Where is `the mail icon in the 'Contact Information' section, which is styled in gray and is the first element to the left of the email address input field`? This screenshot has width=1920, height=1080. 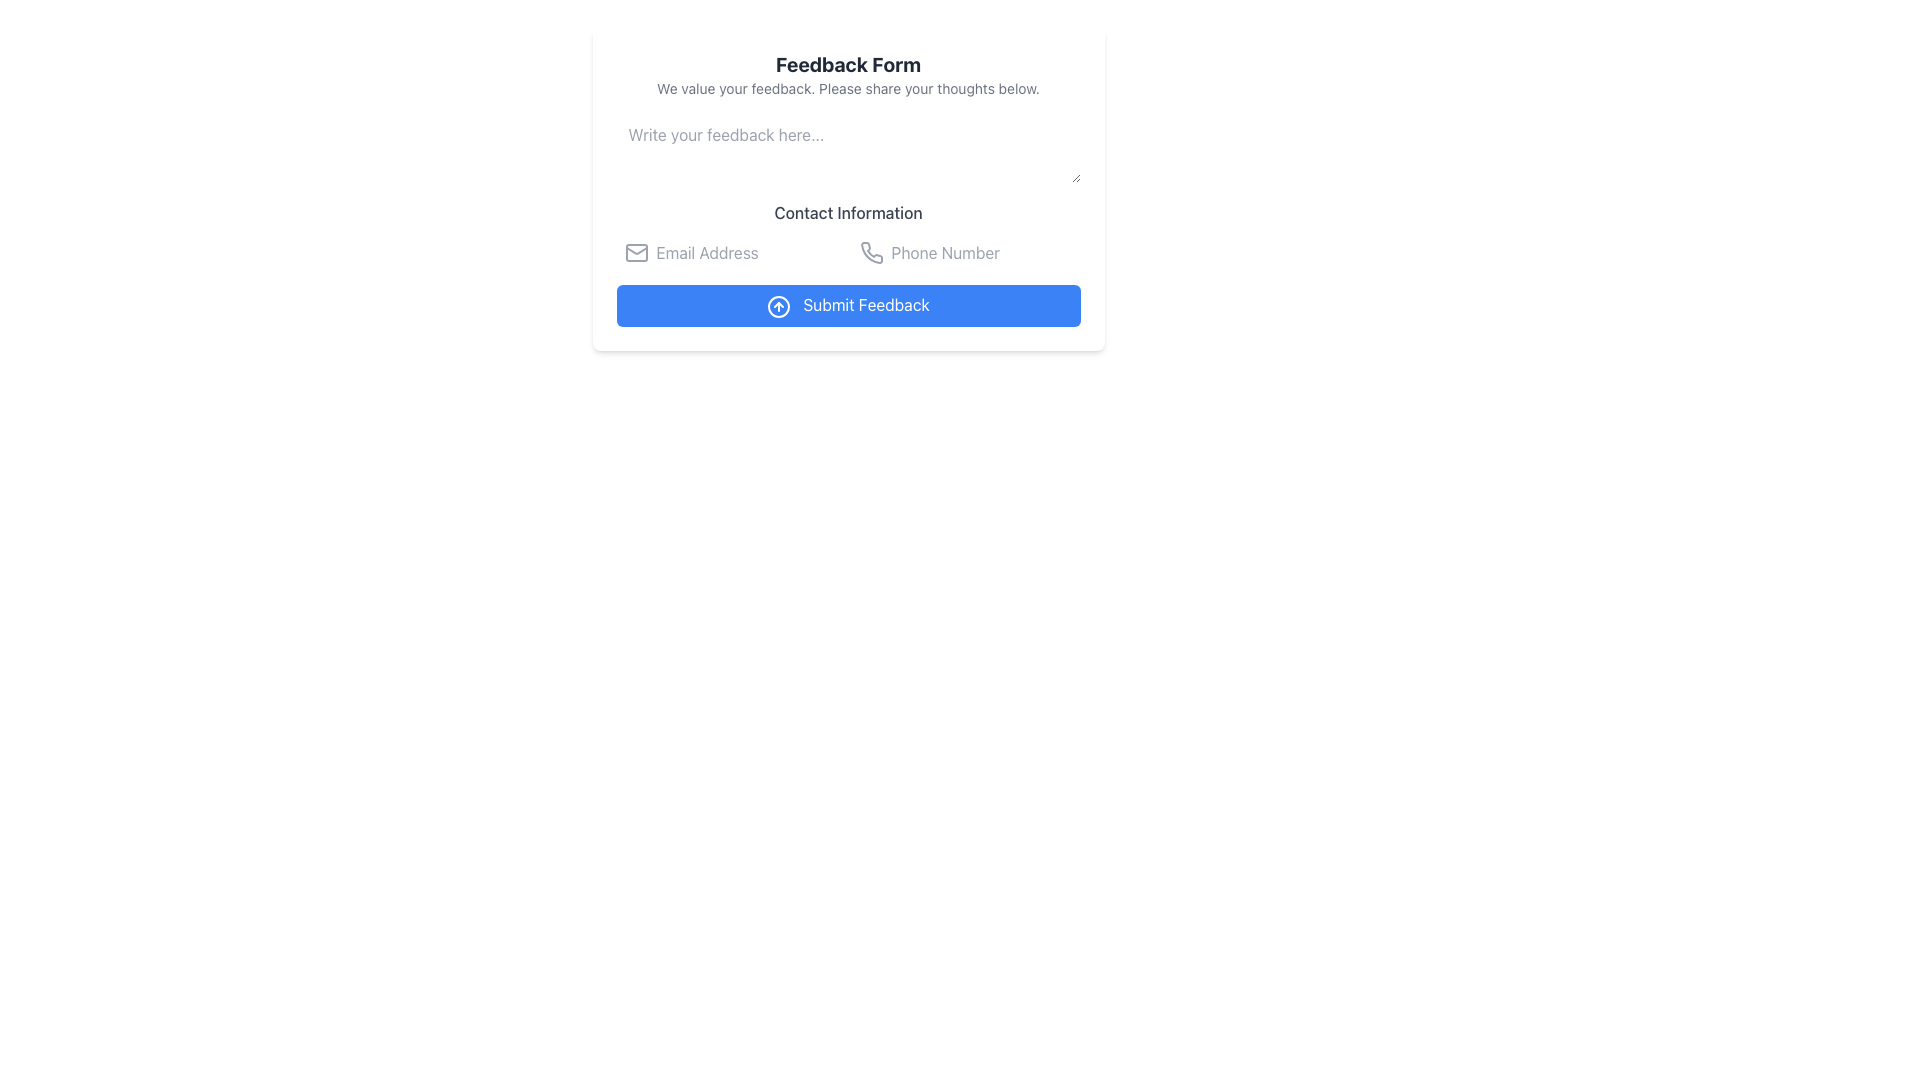
the mail icon in the 'Contact Information' section, which is styled in gray and is the first element to the left of the email address input field is located at coordinates (635, 252).